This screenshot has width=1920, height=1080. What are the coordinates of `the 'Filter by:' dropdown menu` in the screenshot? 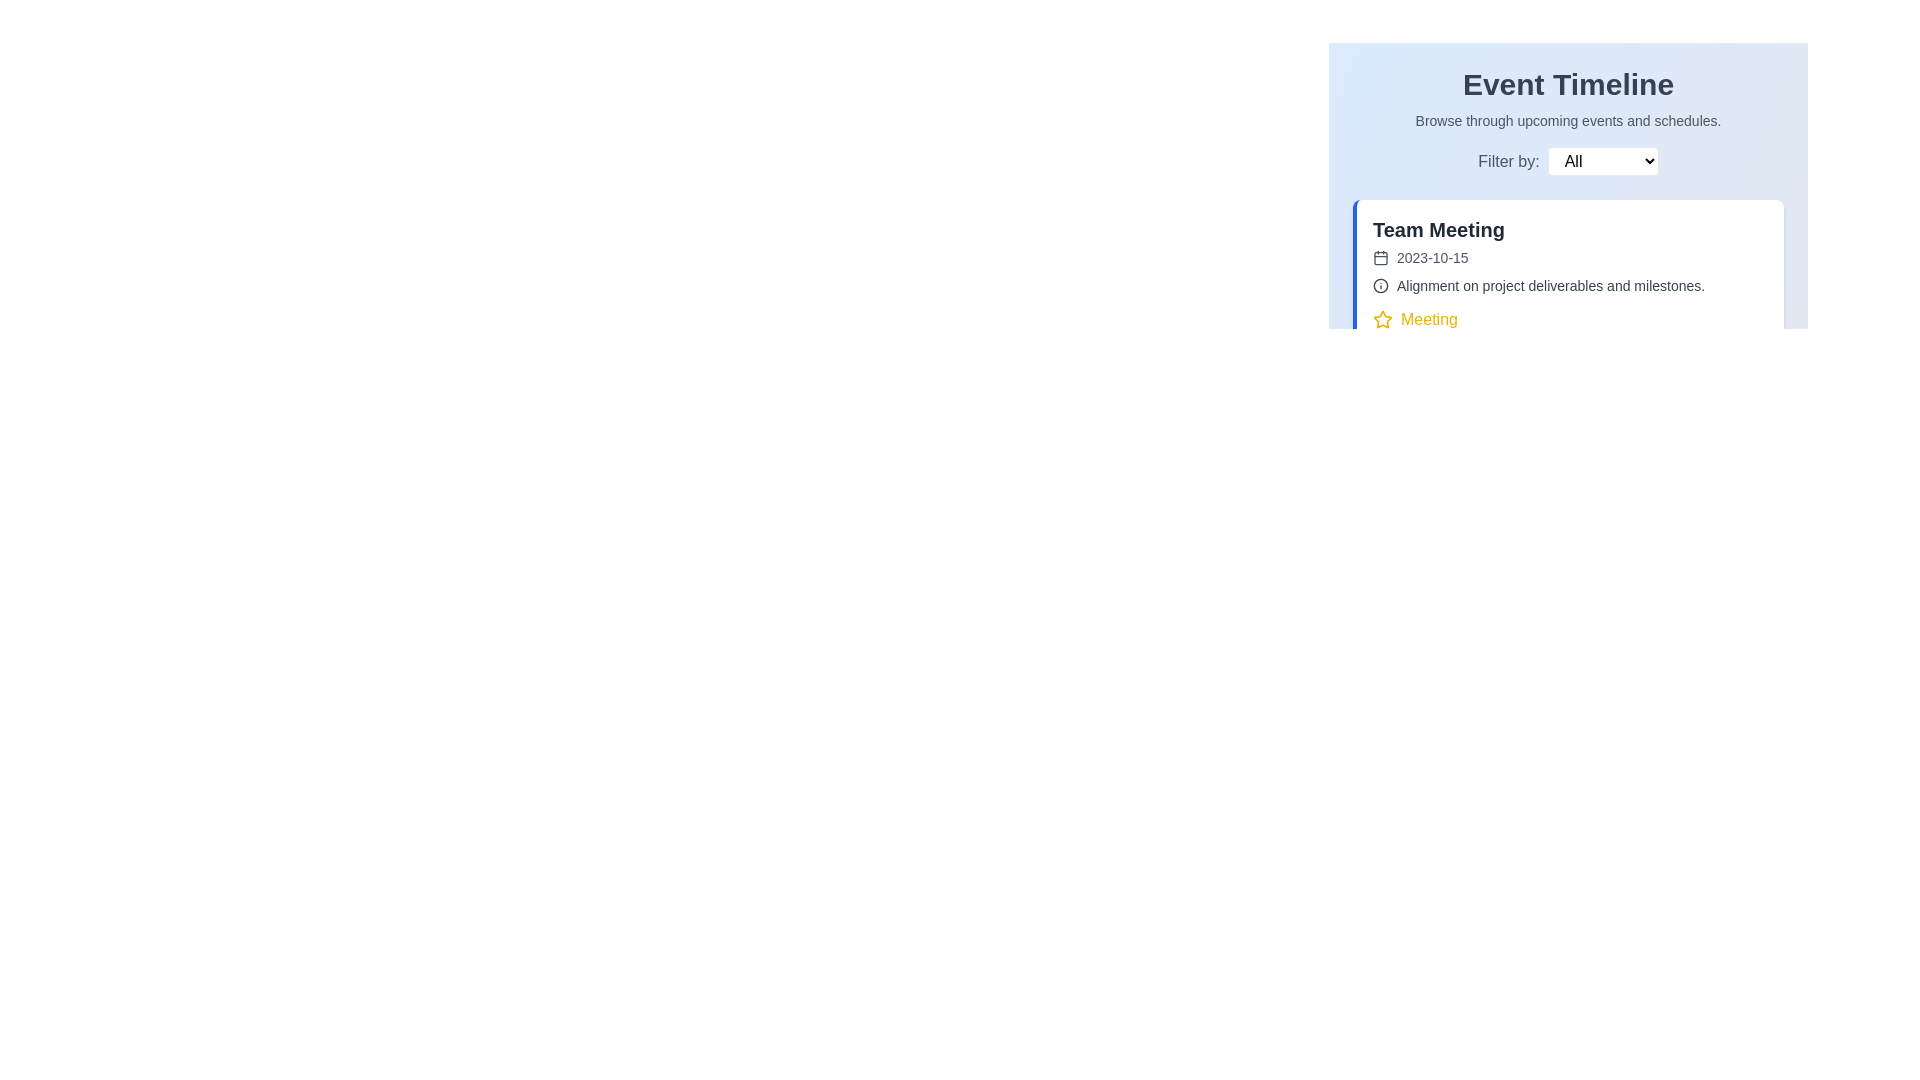 It's located at (1567, 160).